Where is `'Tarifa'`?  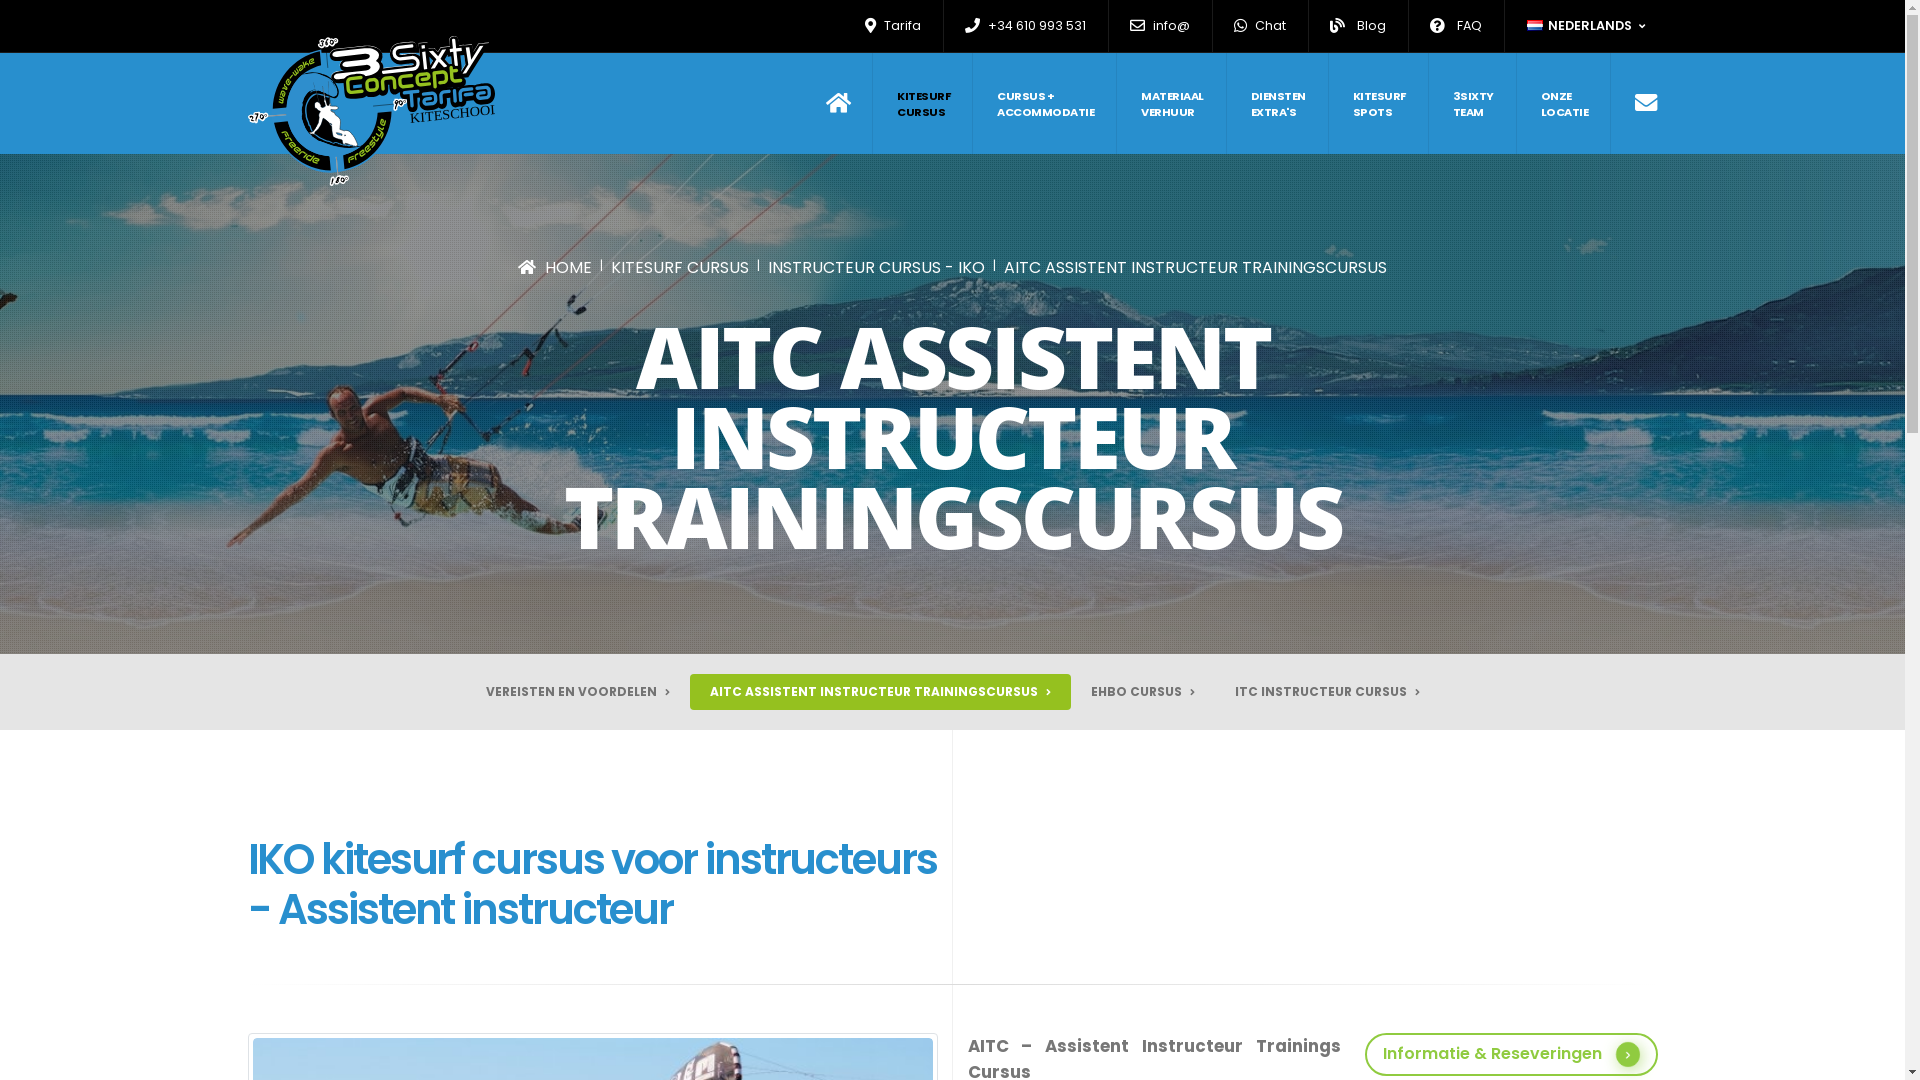
'Tarifa' is located at coordinates (892, 26).